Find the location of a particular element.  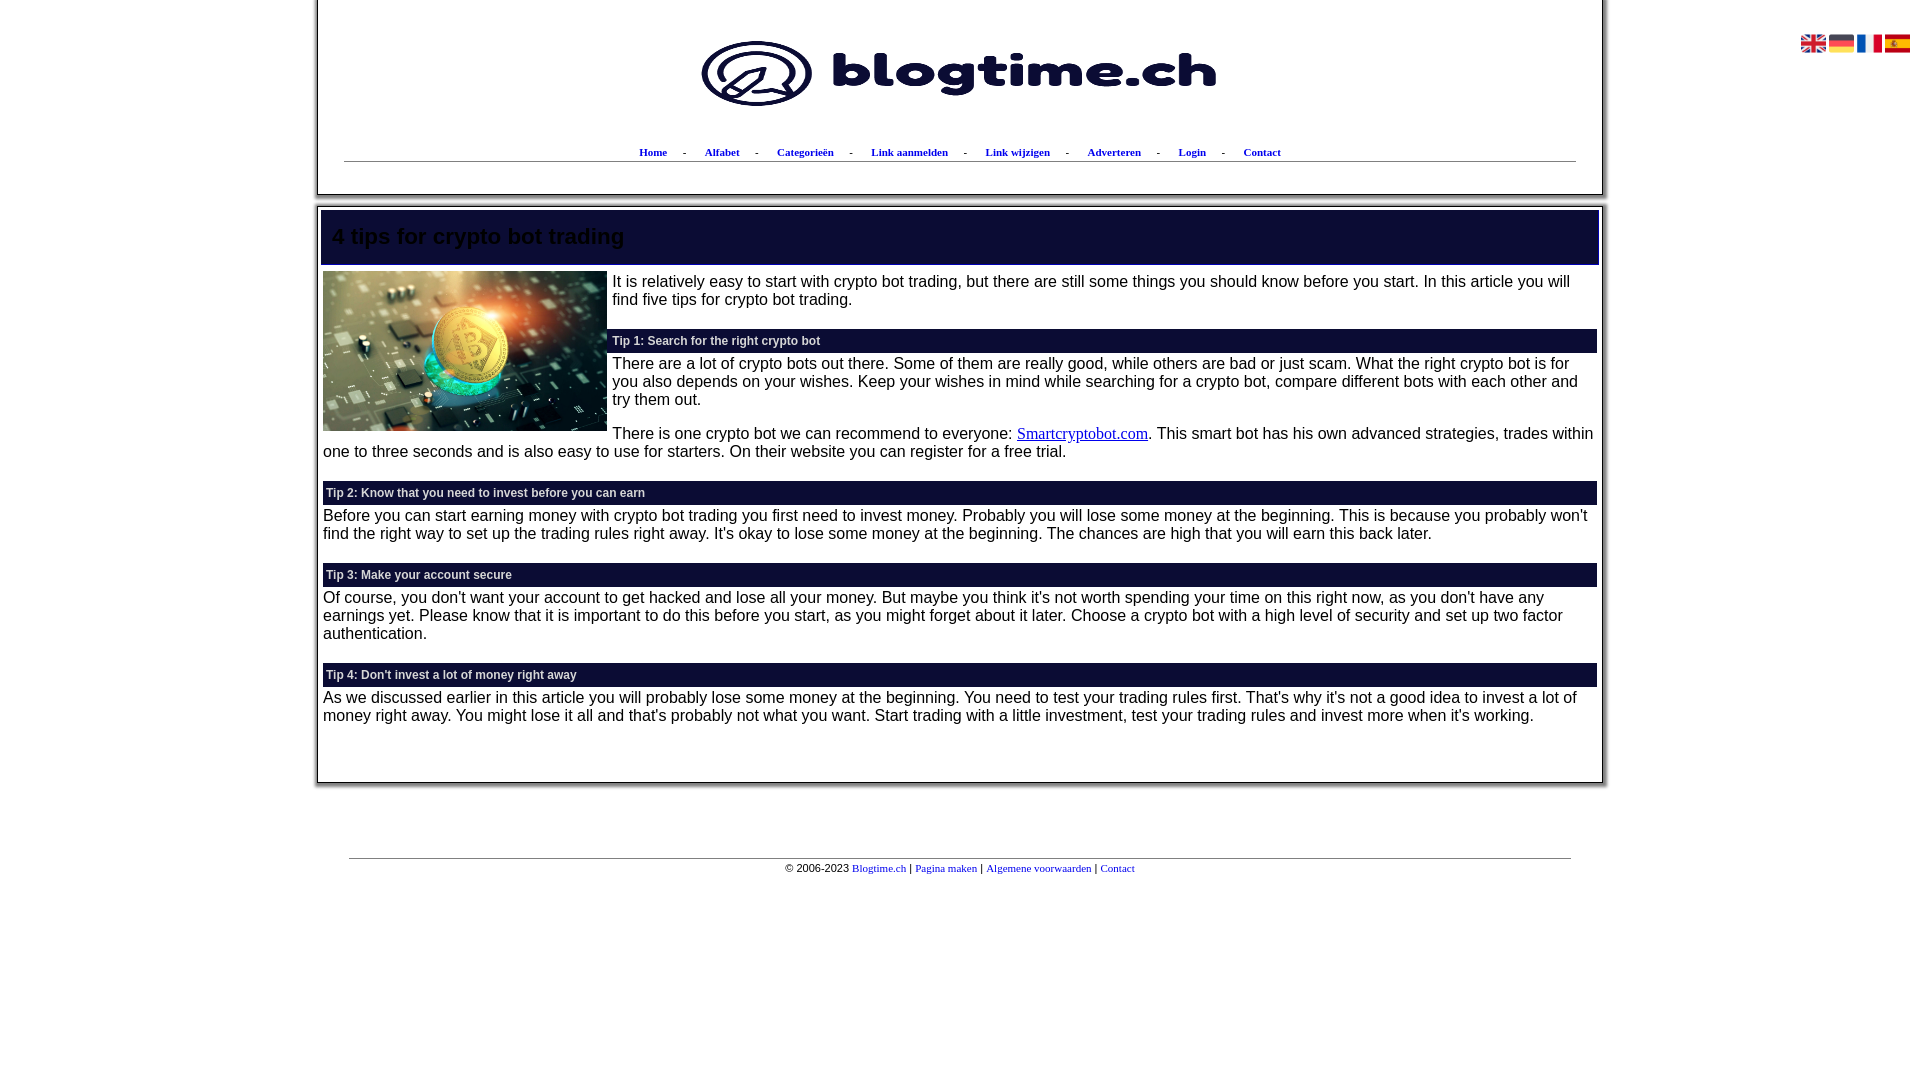

'Login' is located at coordinates (1193, 150).